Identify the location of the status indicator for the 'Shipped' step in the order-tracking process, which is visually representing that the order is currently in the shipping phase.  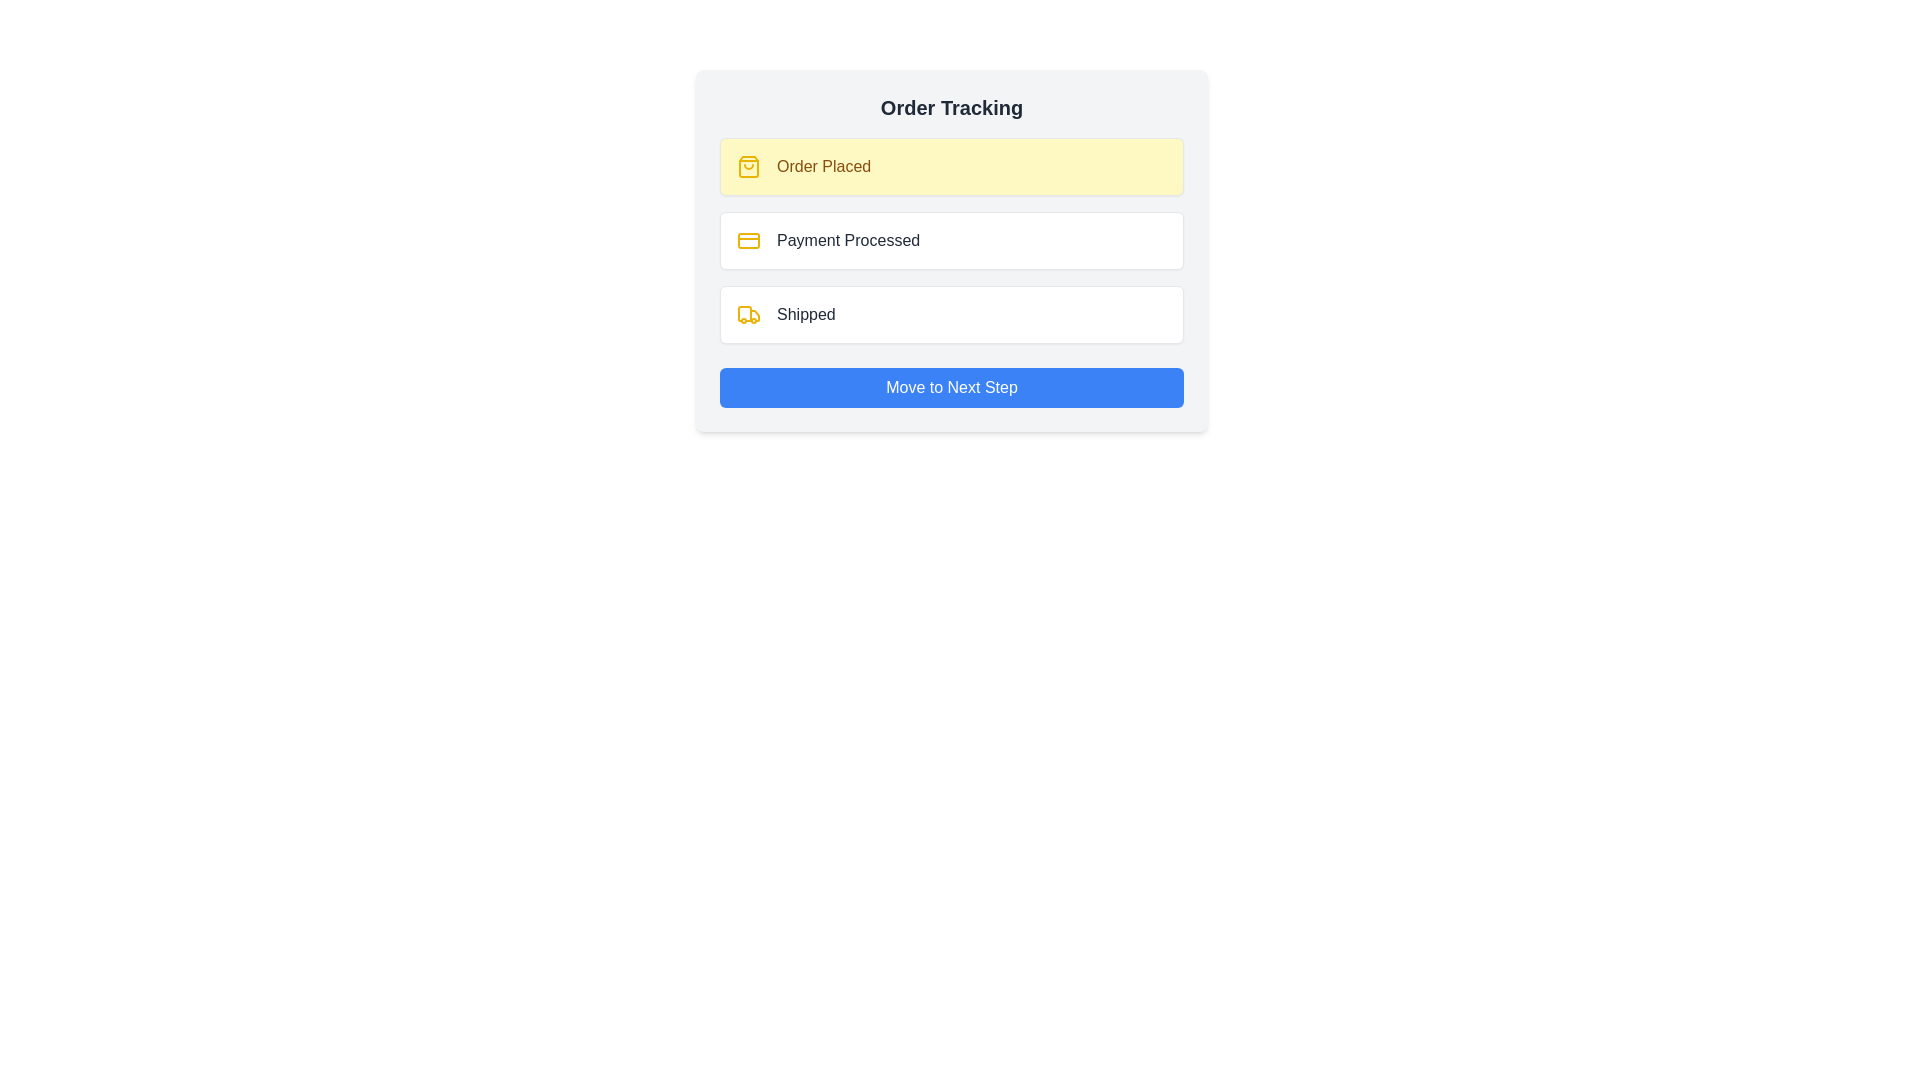
(950, 315).